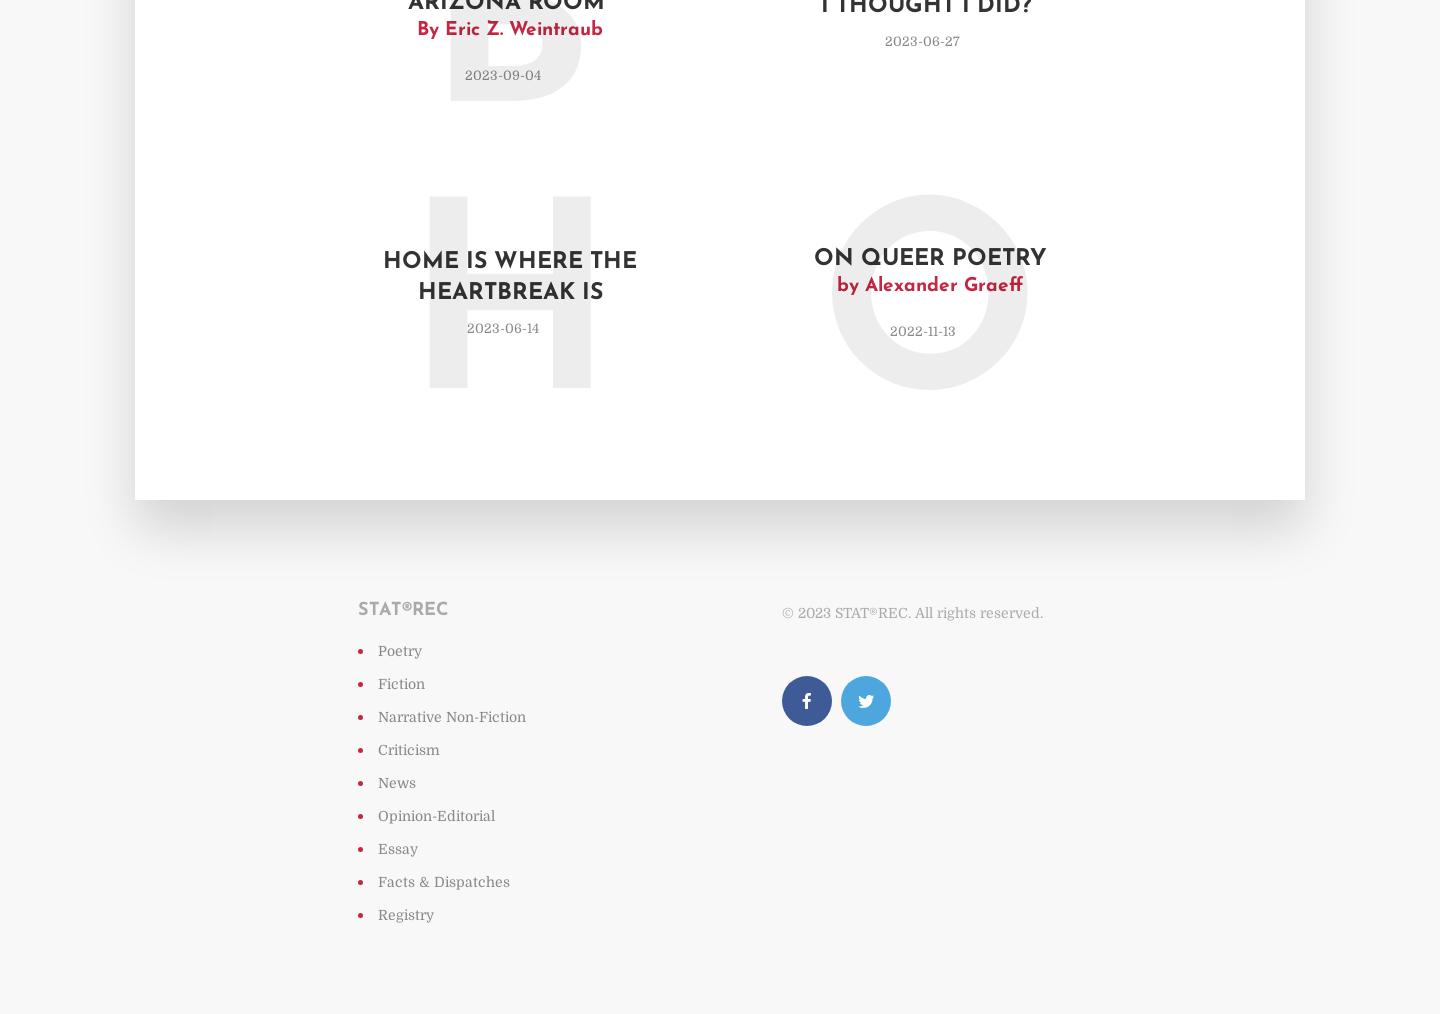 The height and width of the screenshot is (1014, 1440). Describe the element at coordinates (929, 322) in the screenshot. I see `'O'` at that location.